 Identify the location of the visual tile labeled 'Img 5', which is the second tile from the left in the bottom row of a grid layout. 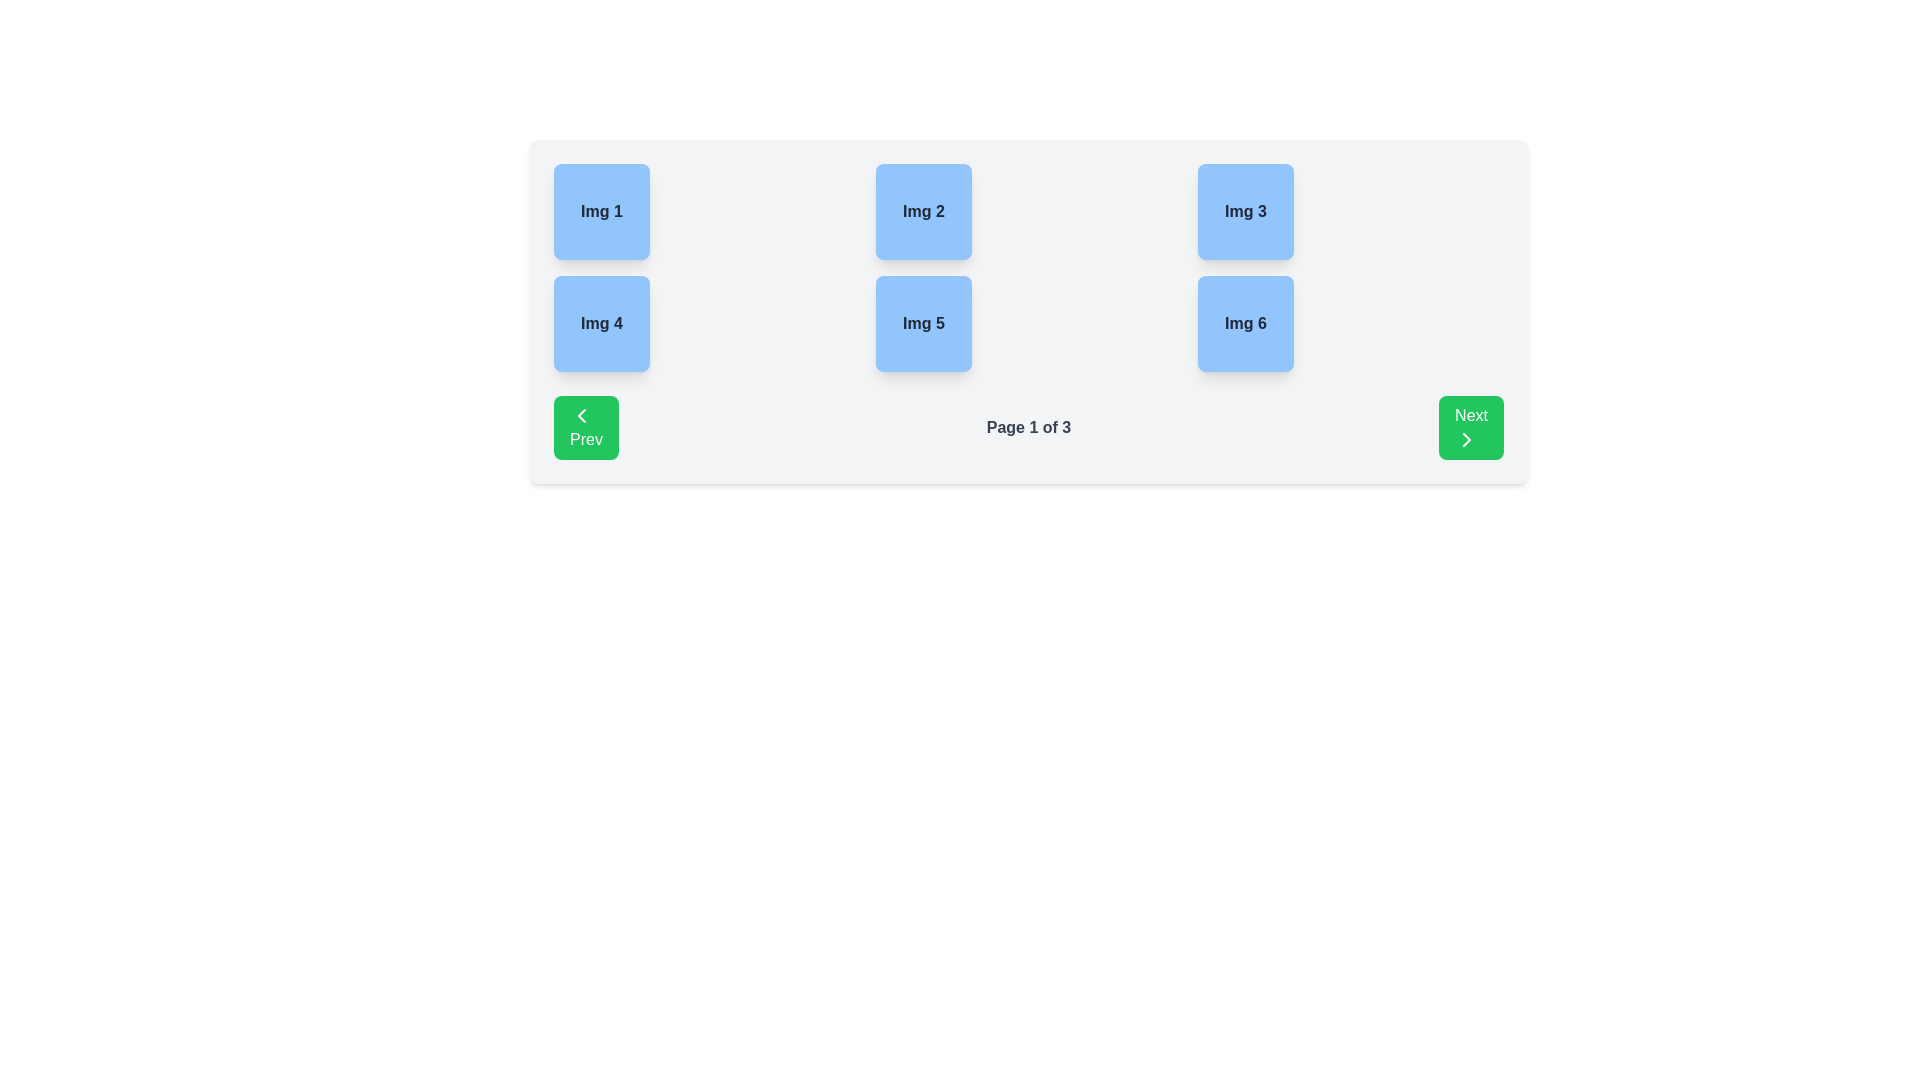
(923, 323).